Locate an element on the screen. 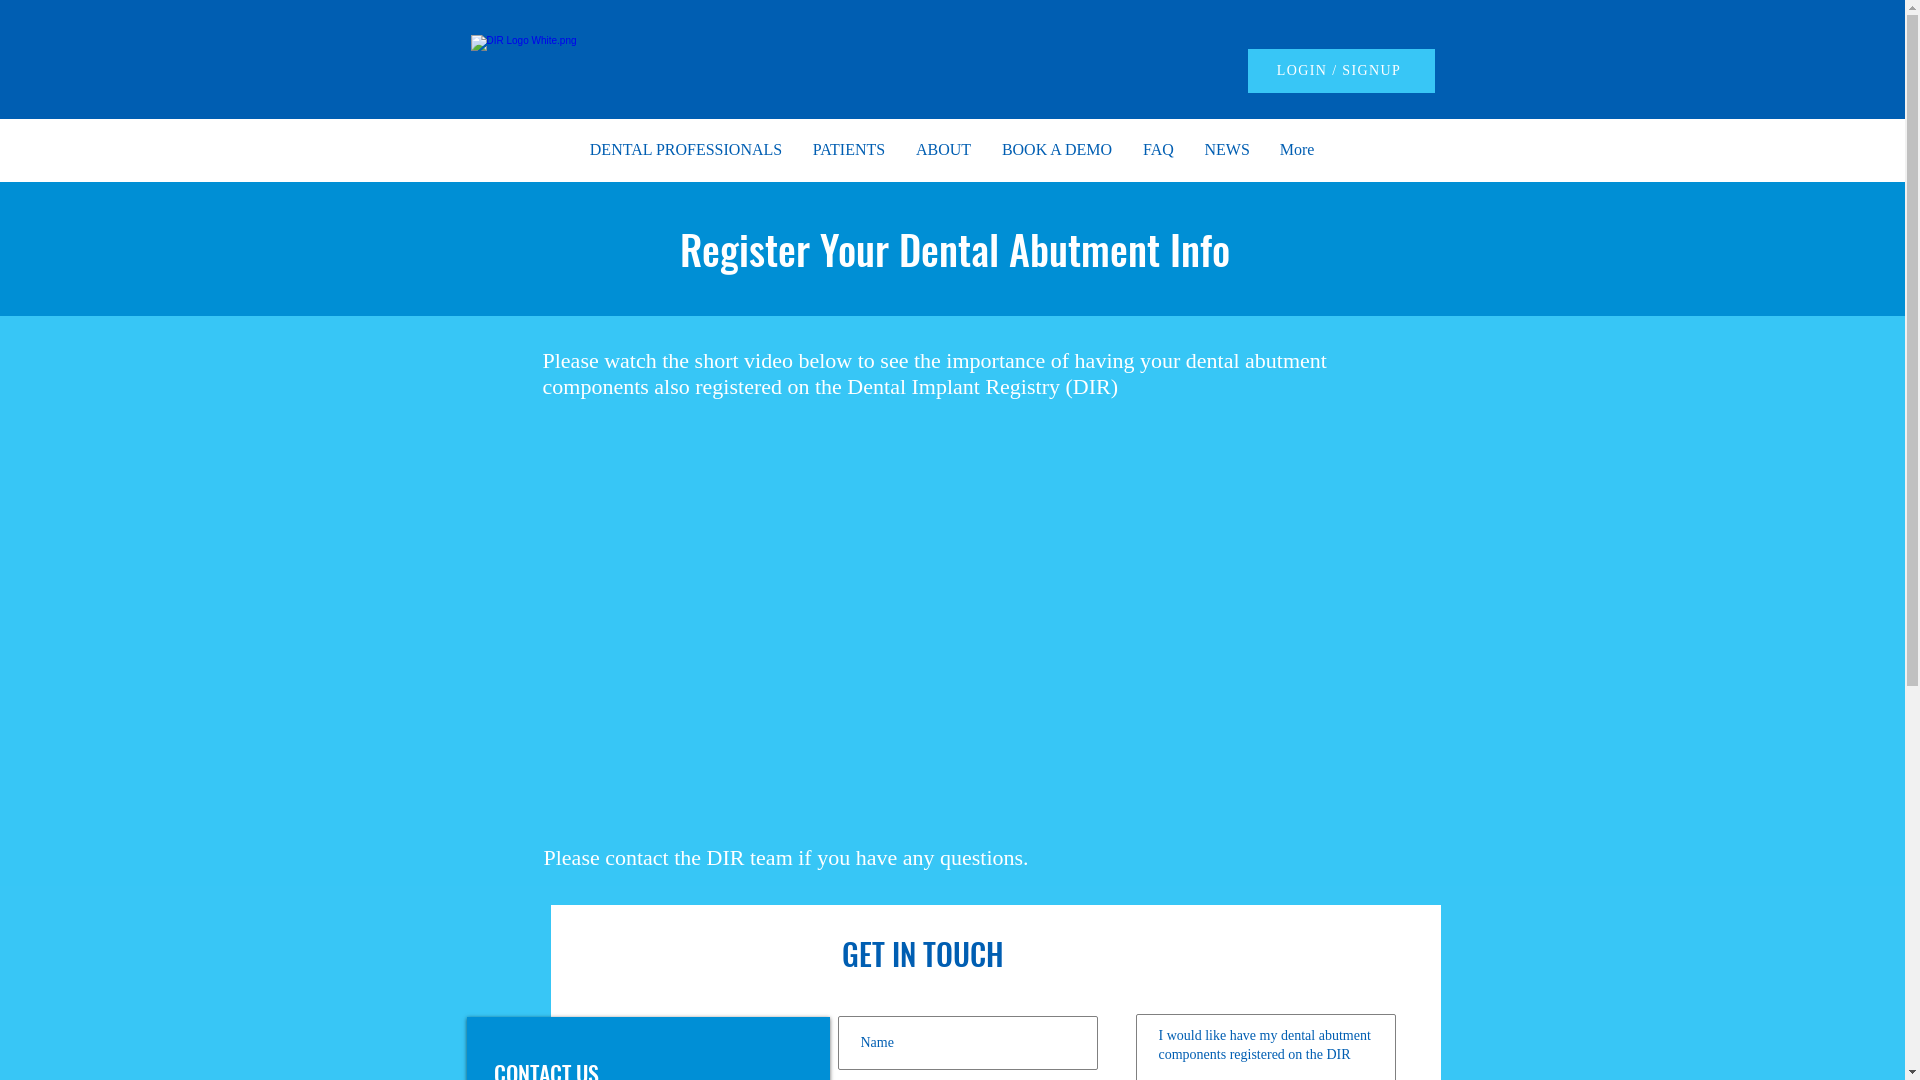 The height and width of the screenshot is (1080, 1920). 'ABOUT' is located at coordinates (941, 149).